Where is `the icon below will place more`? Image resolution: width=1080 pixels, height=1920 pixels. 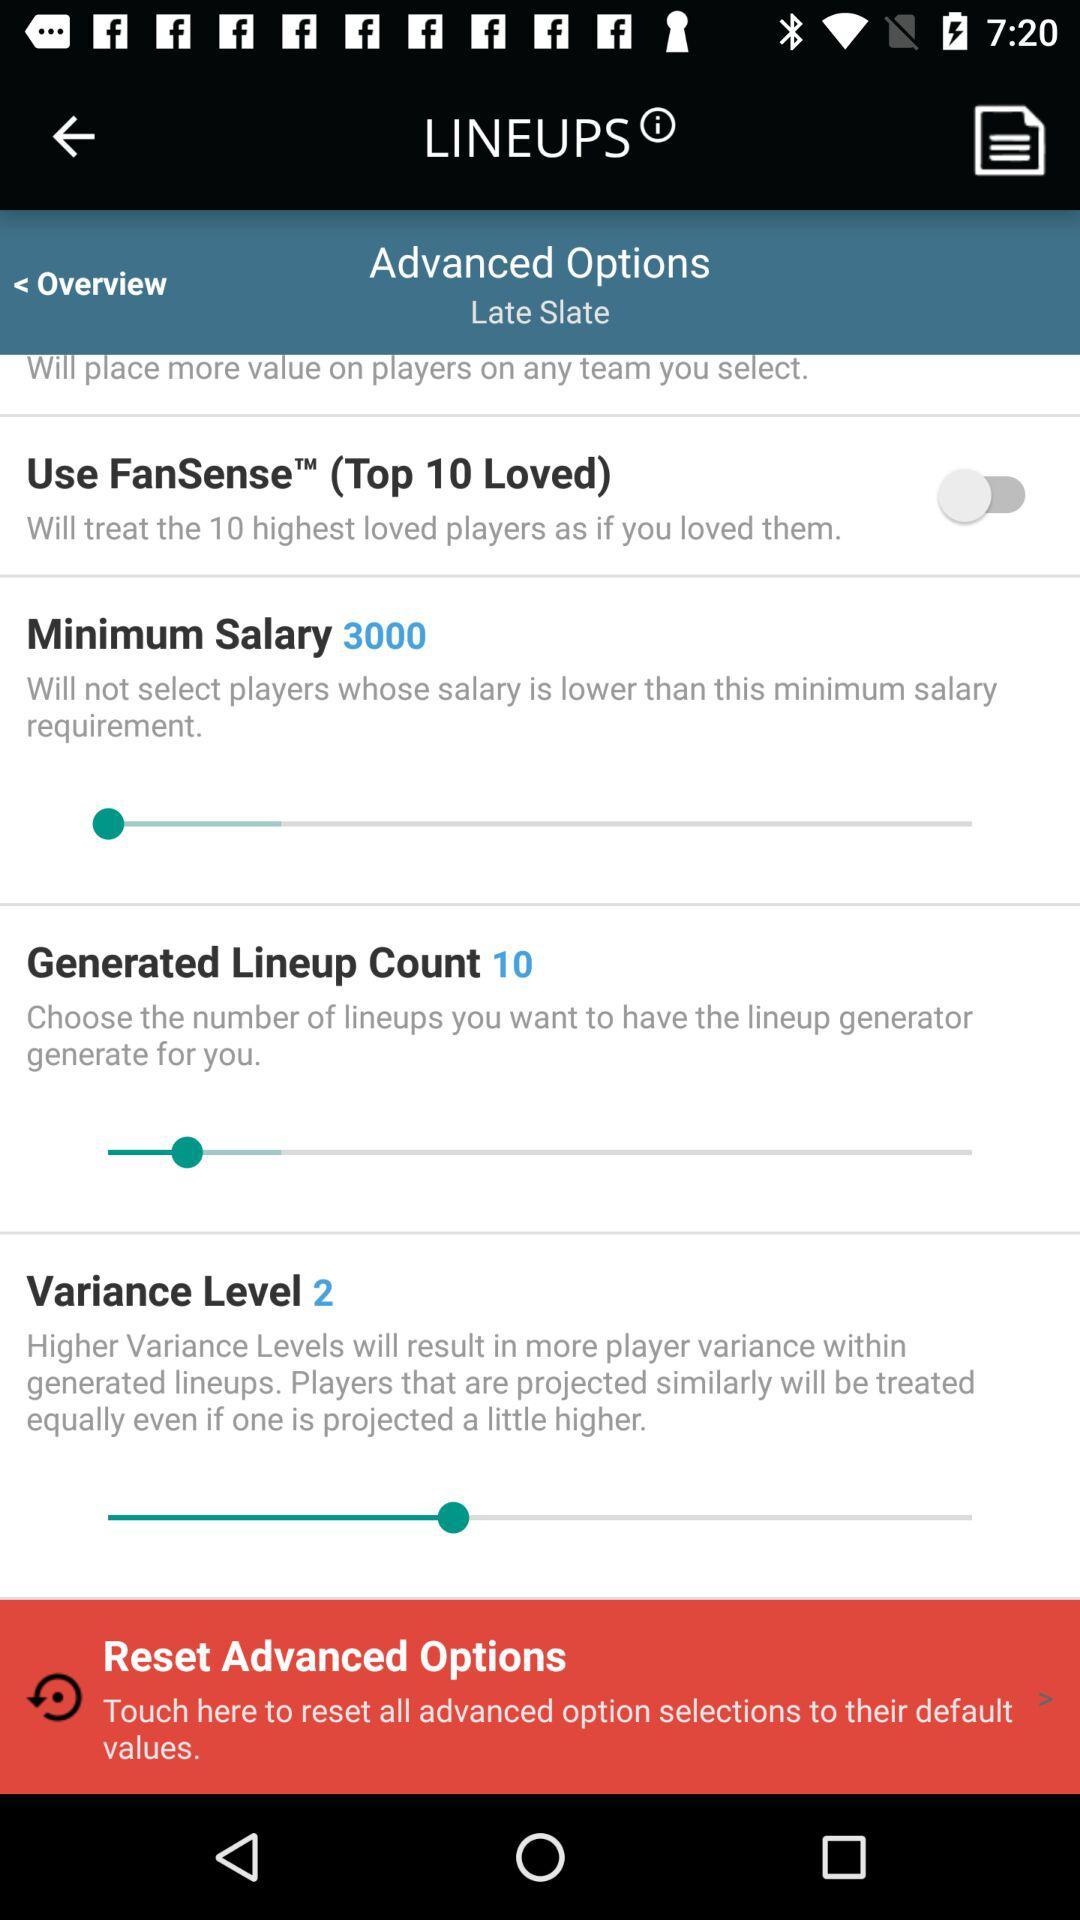 the icon below will place more is located at coordinates (991, 495).